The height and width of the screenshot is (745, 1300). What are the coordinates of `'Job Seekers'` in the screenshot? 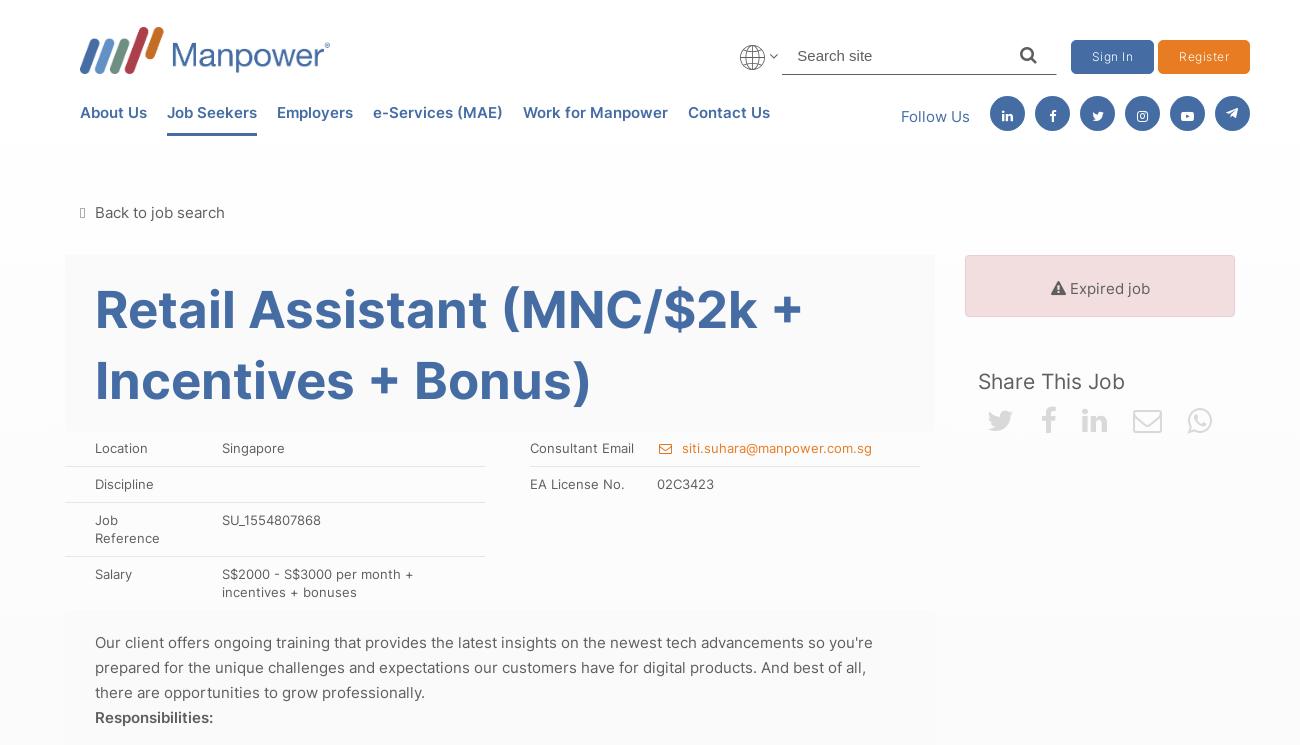 It's located at (167, 111).